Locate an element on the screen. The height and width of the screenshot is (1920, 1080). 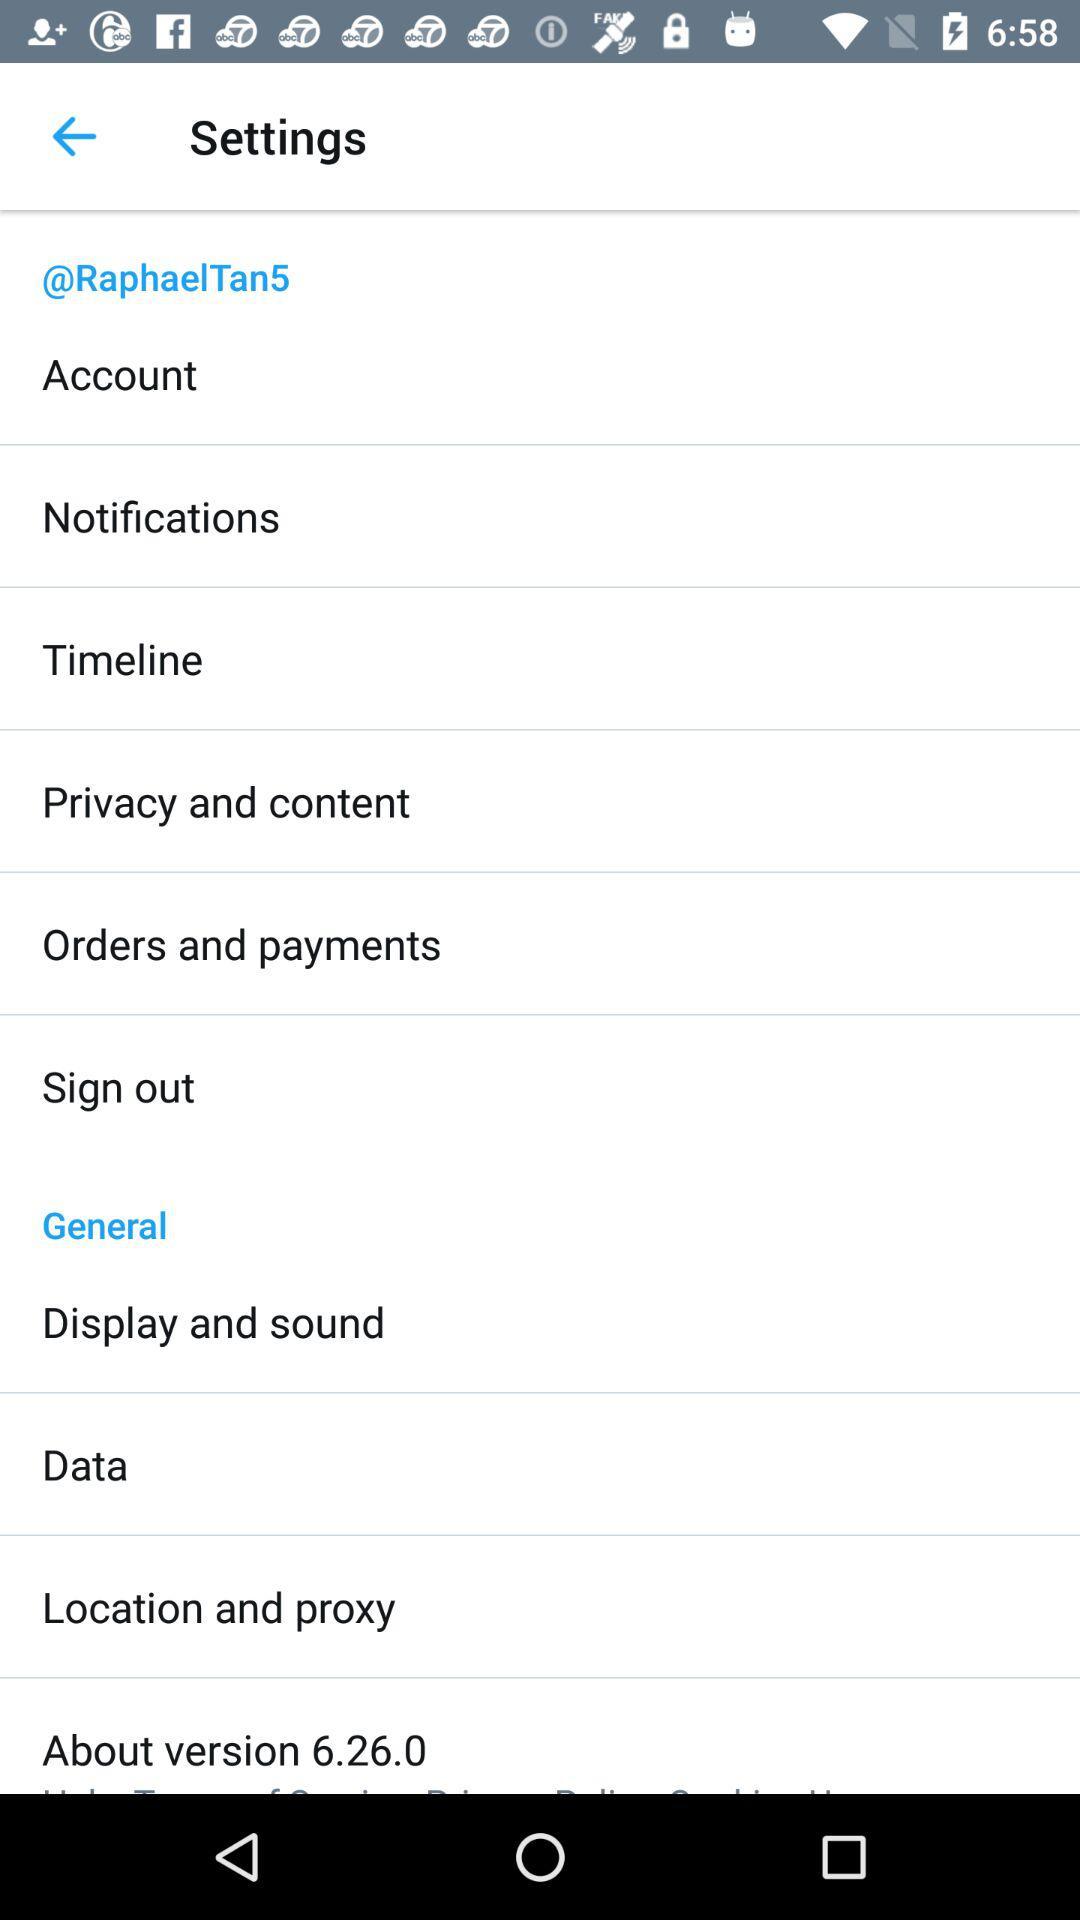
the help terms of is located at coordinates (456, 1785).